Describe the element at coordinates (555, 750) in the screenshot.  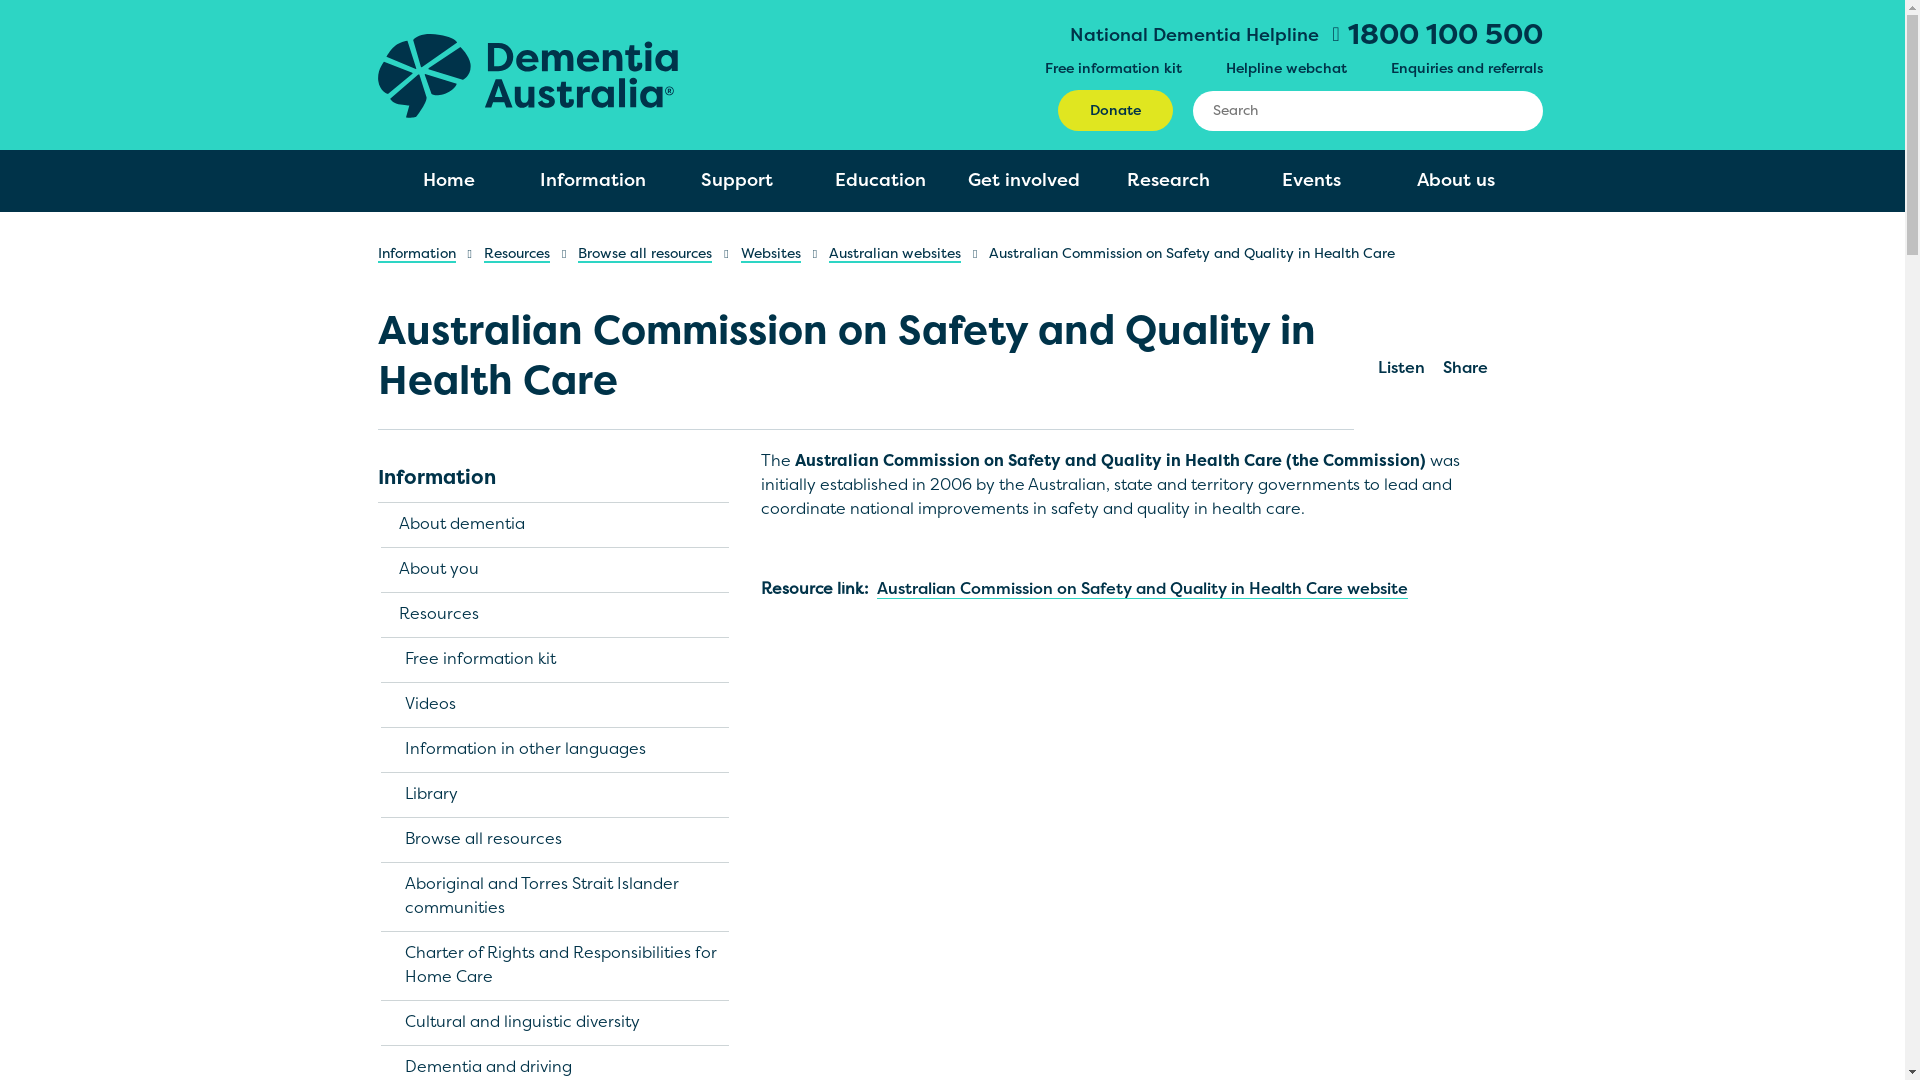
I see `'Information in other languages'` at that location.